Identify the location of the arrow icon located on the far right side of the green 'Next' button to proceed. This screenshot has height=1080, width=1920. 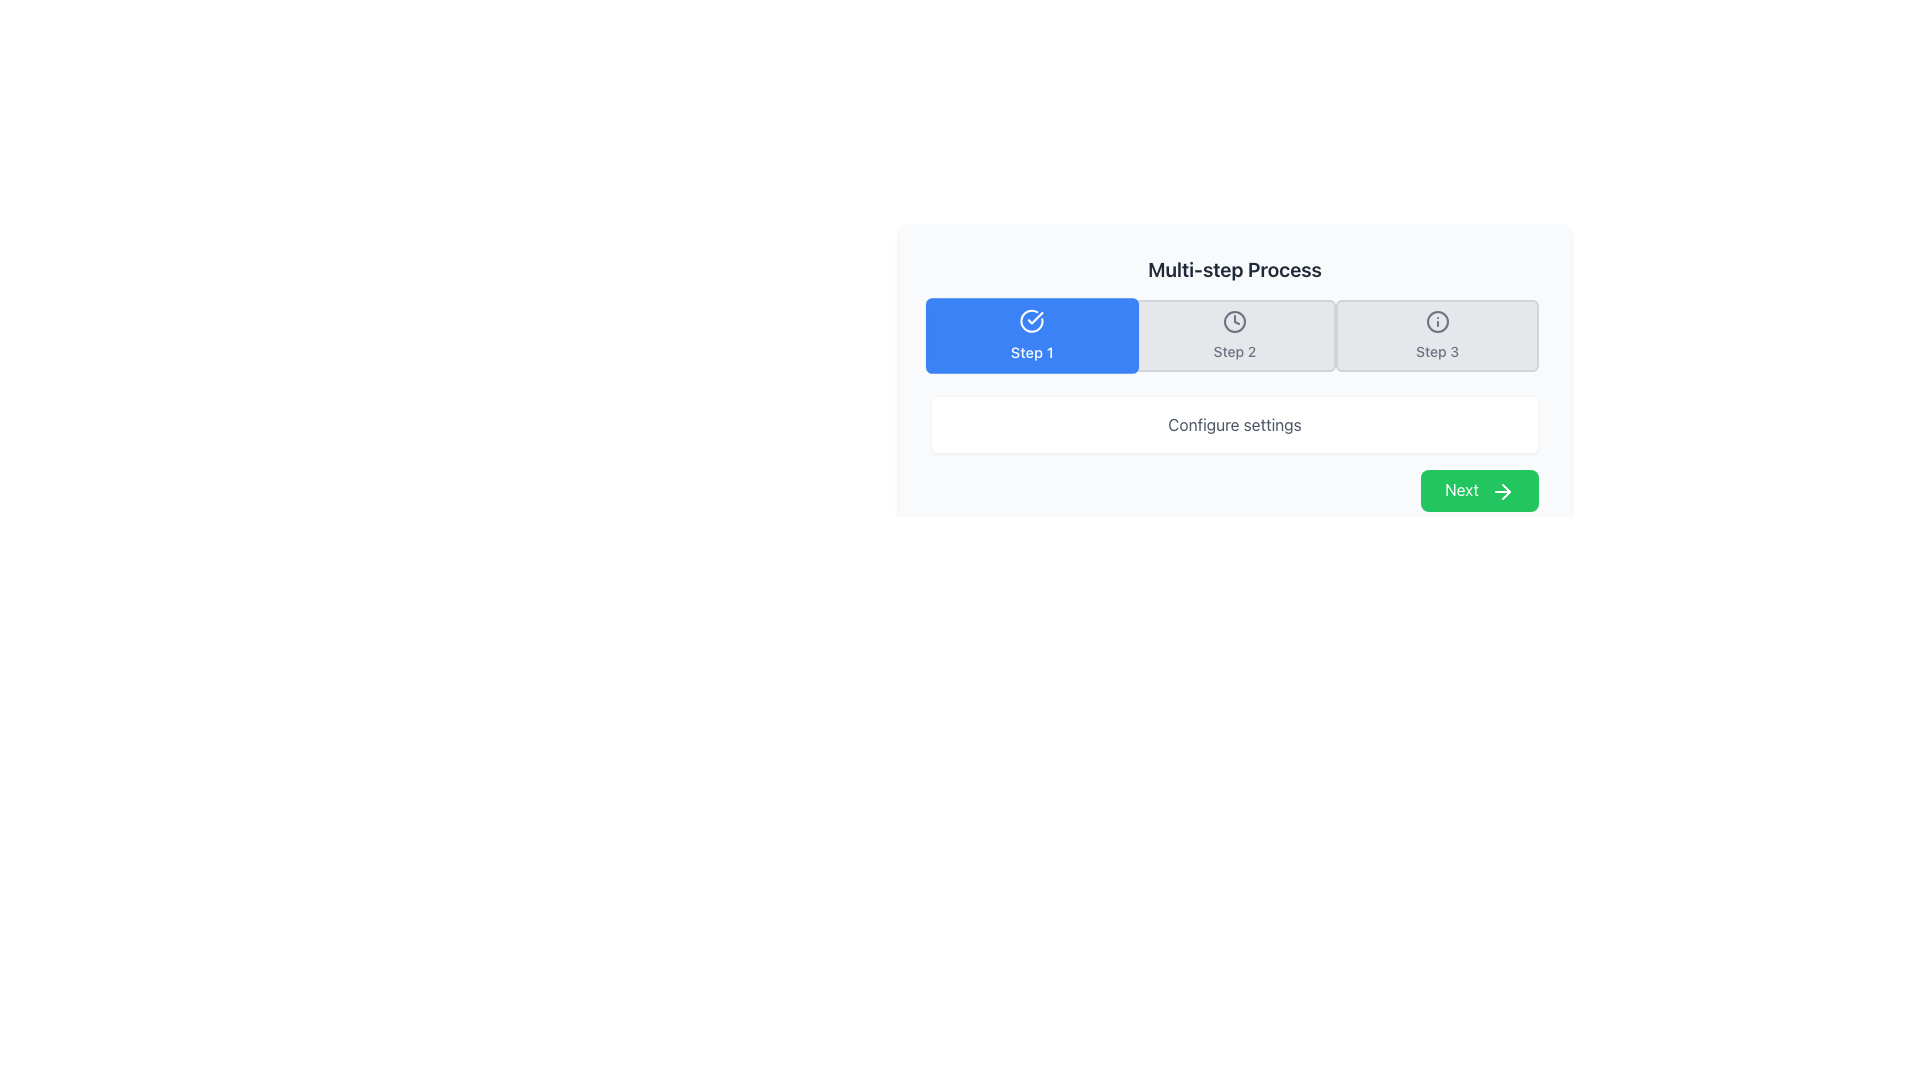
(1502, 490).